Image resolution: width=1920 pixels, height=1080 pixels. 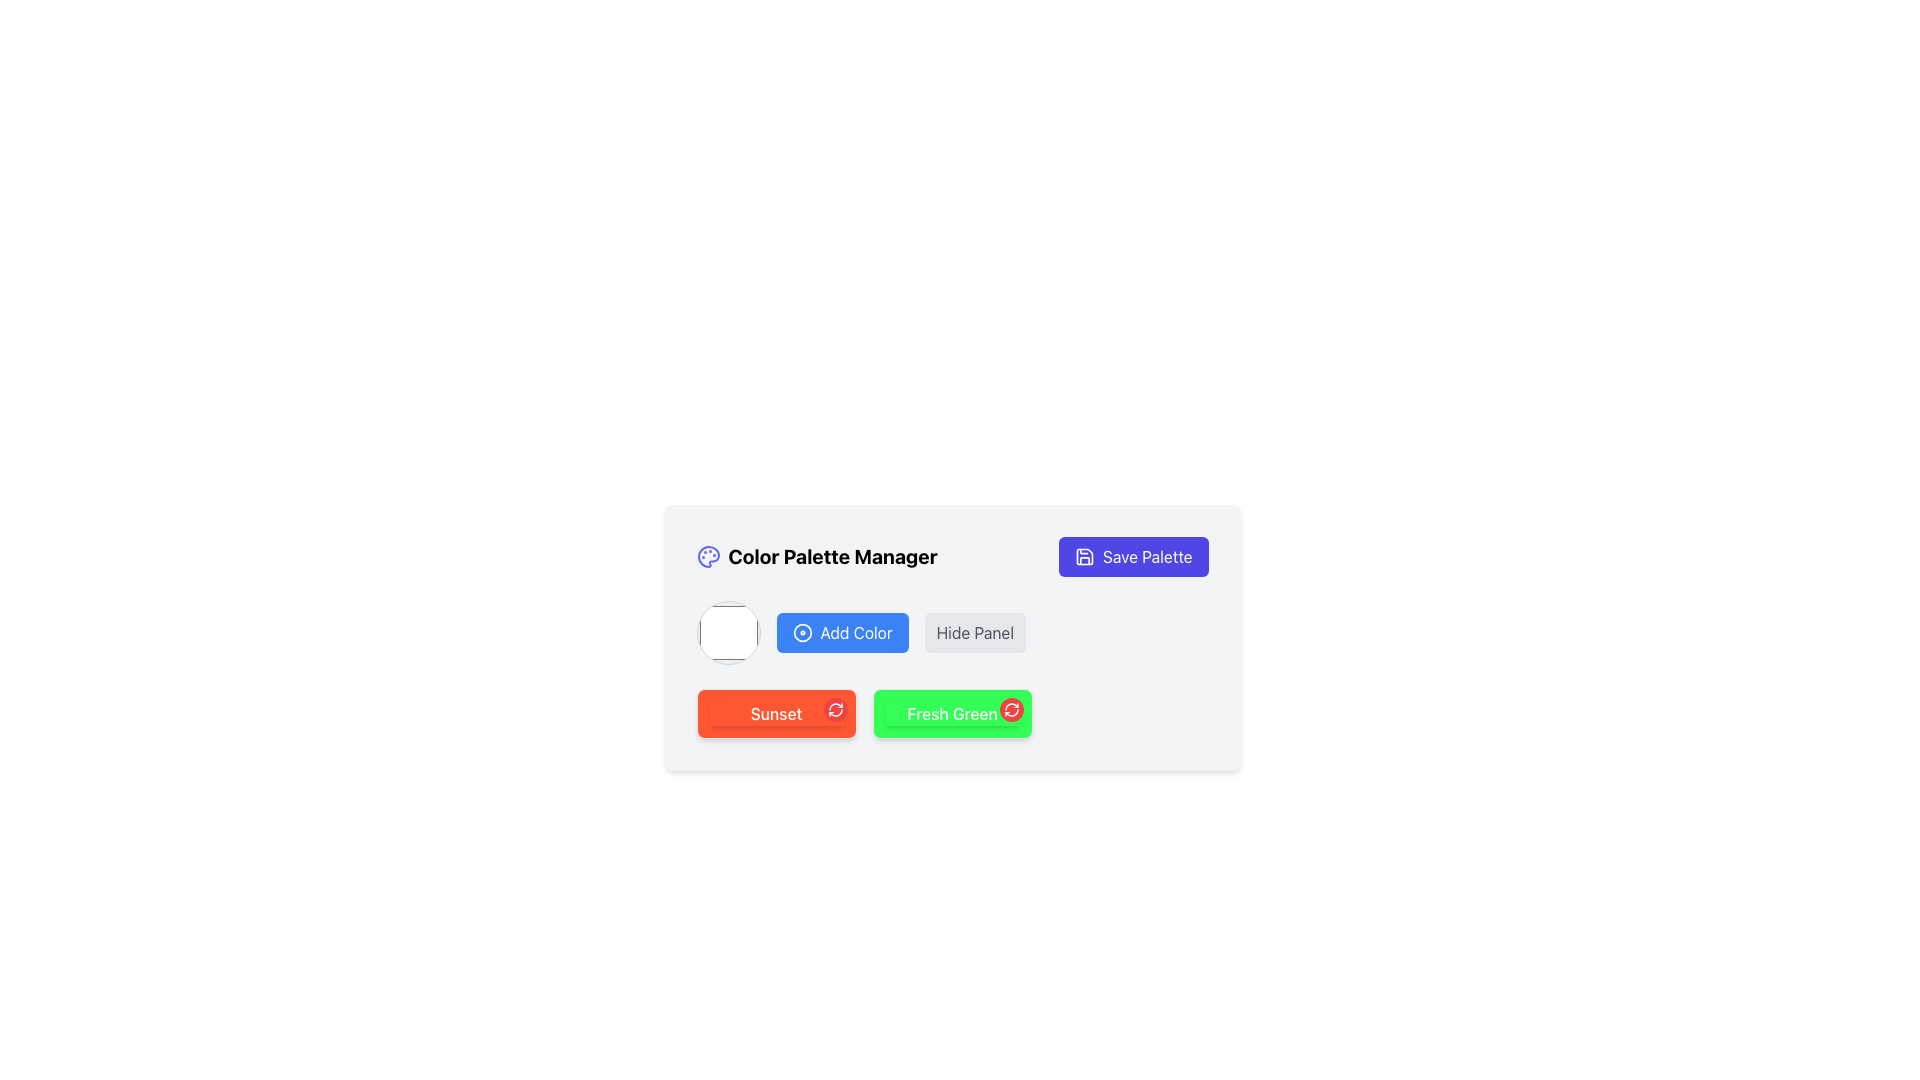 I want to click on the save icon located within the 'Save Palette' button at the top-right corner of the panel, so click(x=1083, y=556).